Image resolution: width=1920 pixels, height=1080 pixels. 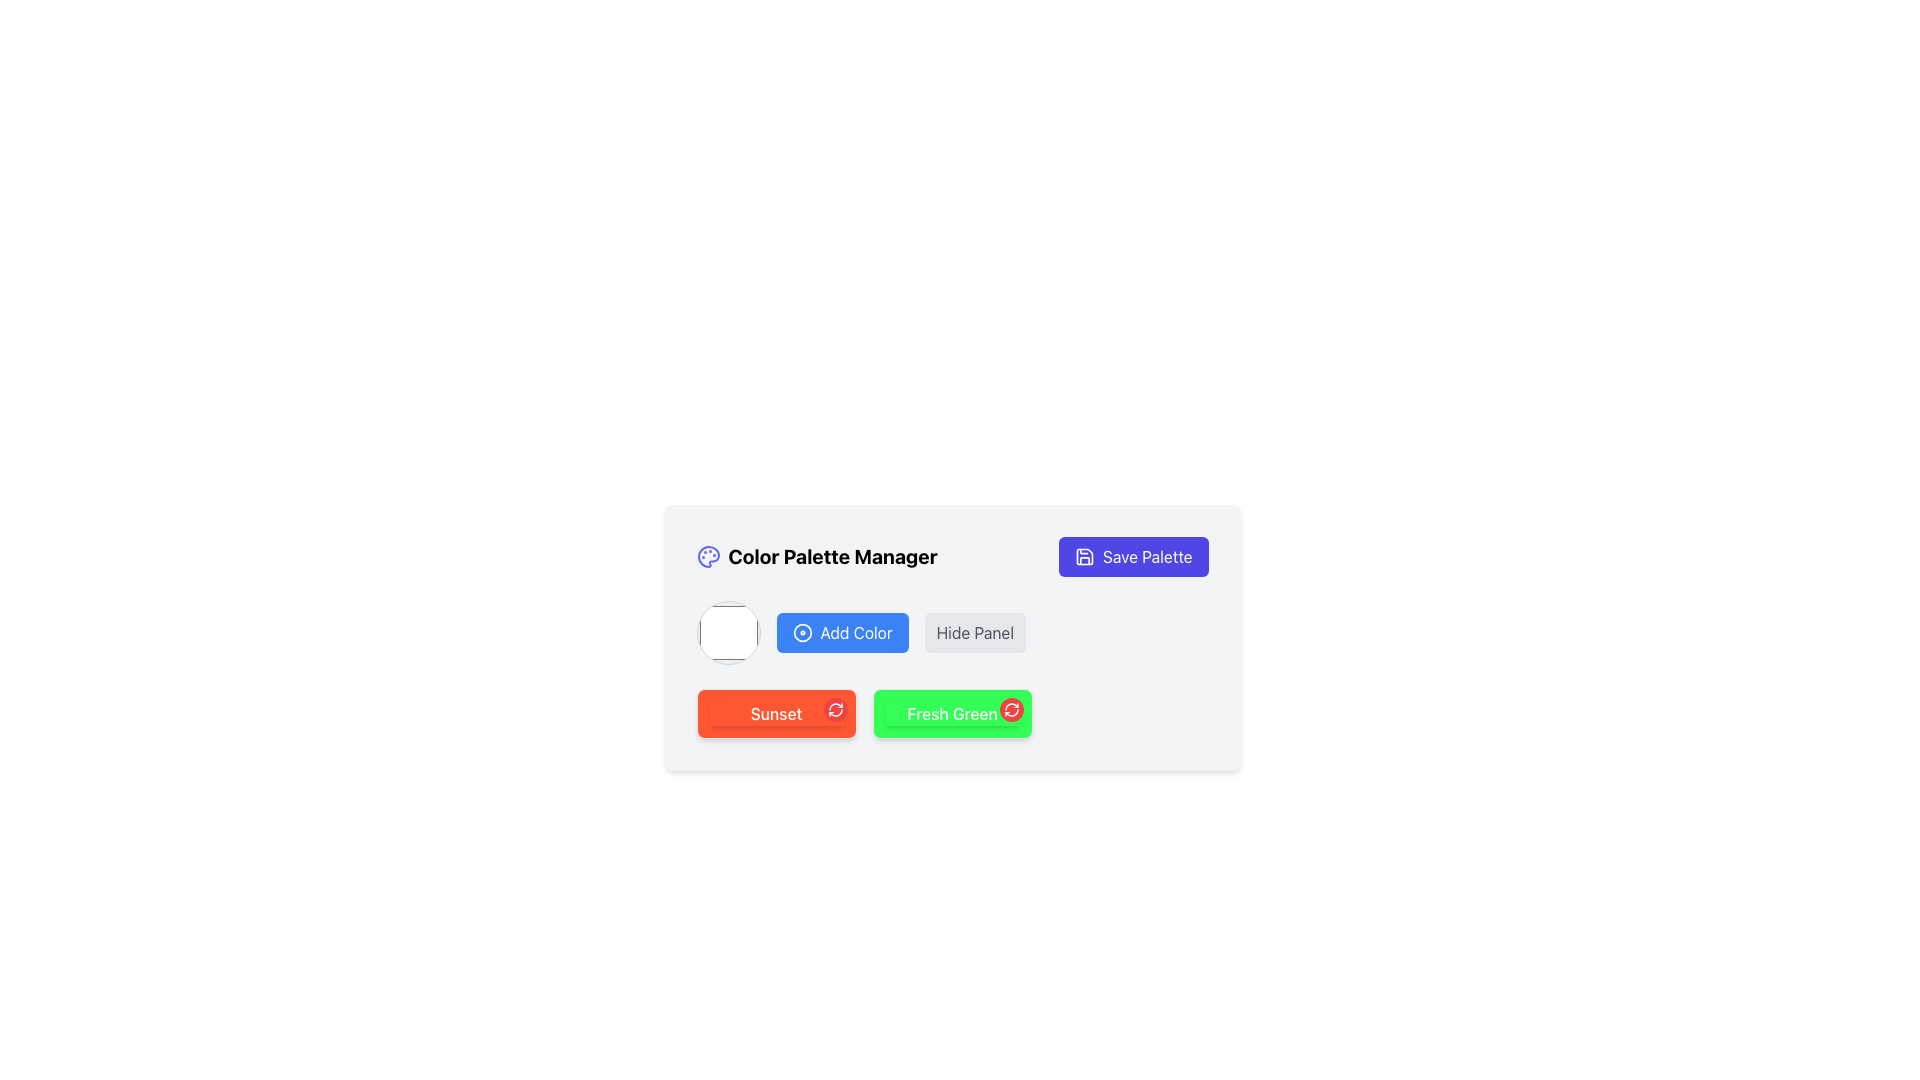 I want to click on the save icon located within the 'Save Palette' button at the top-right corner of the panel, so click(x=1083, y=556).